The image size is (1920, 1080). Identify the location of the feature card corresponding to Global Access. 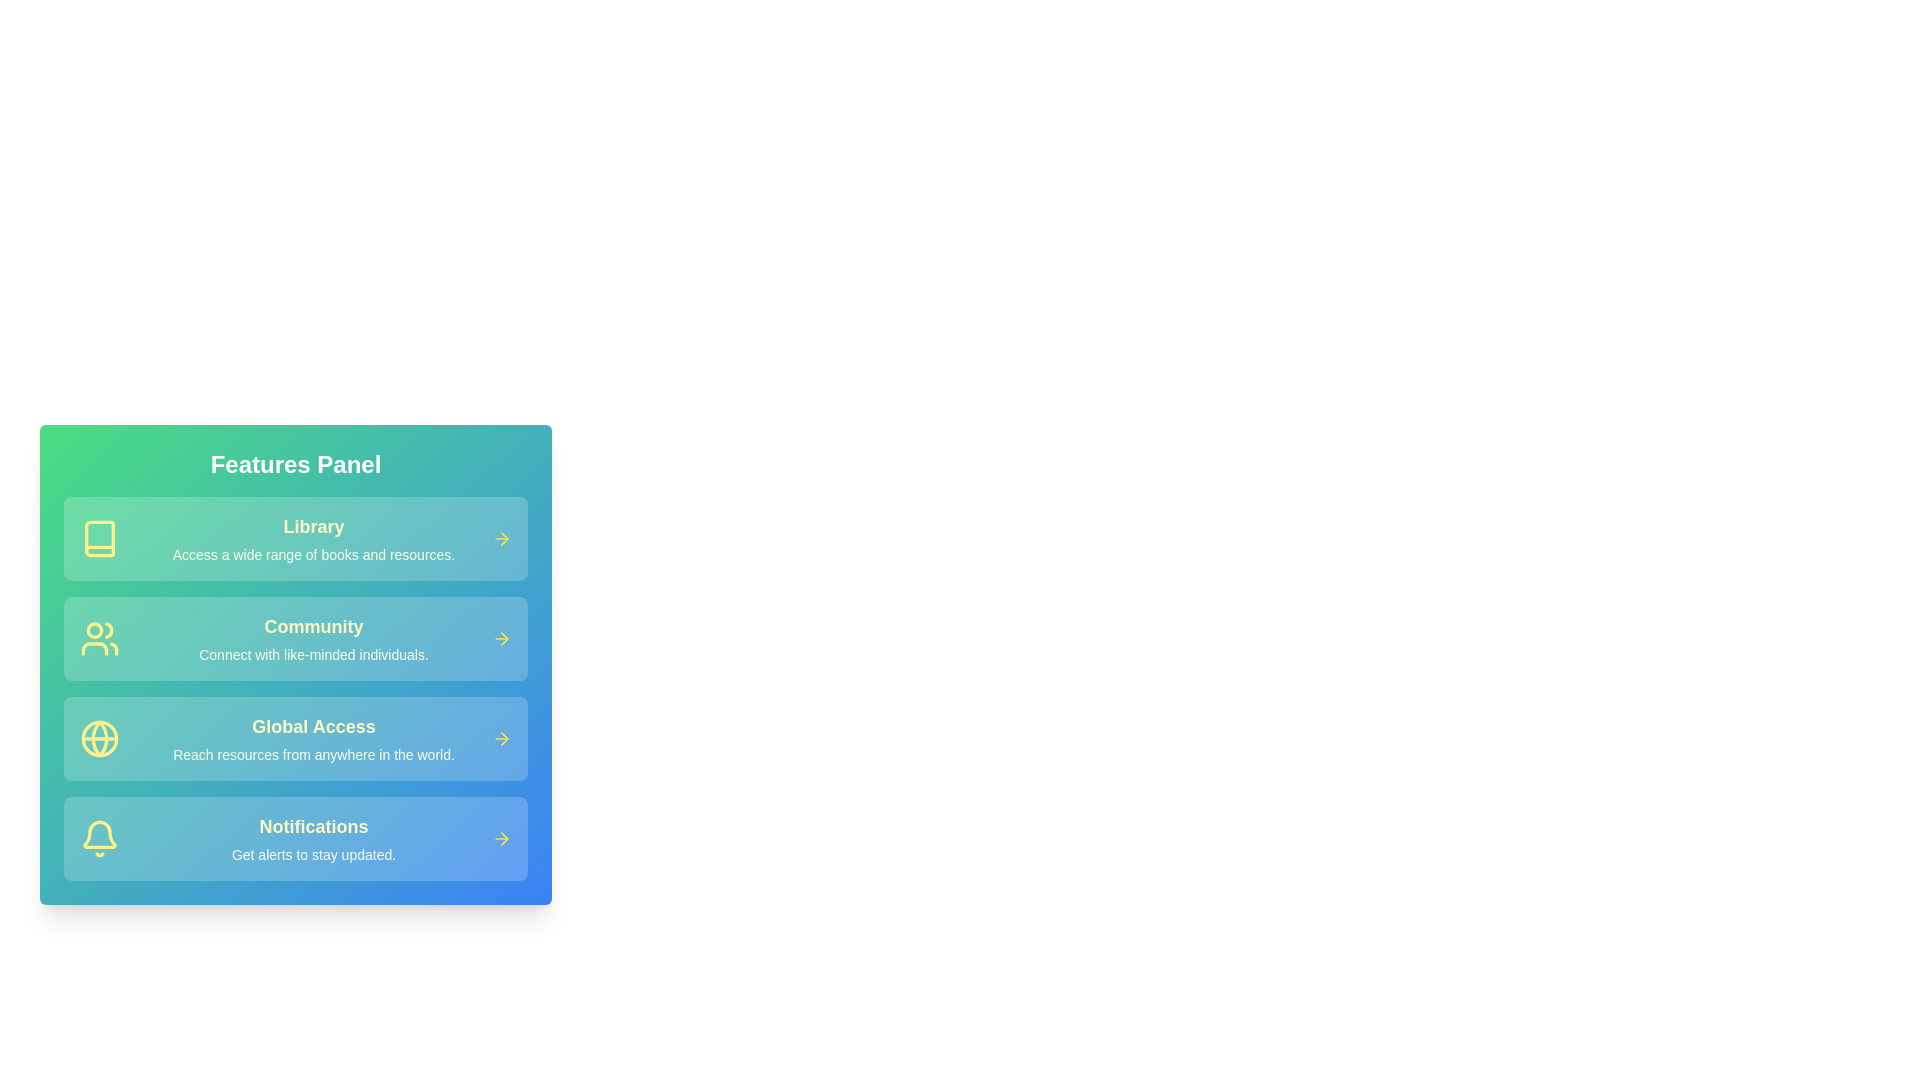
(295, 739).